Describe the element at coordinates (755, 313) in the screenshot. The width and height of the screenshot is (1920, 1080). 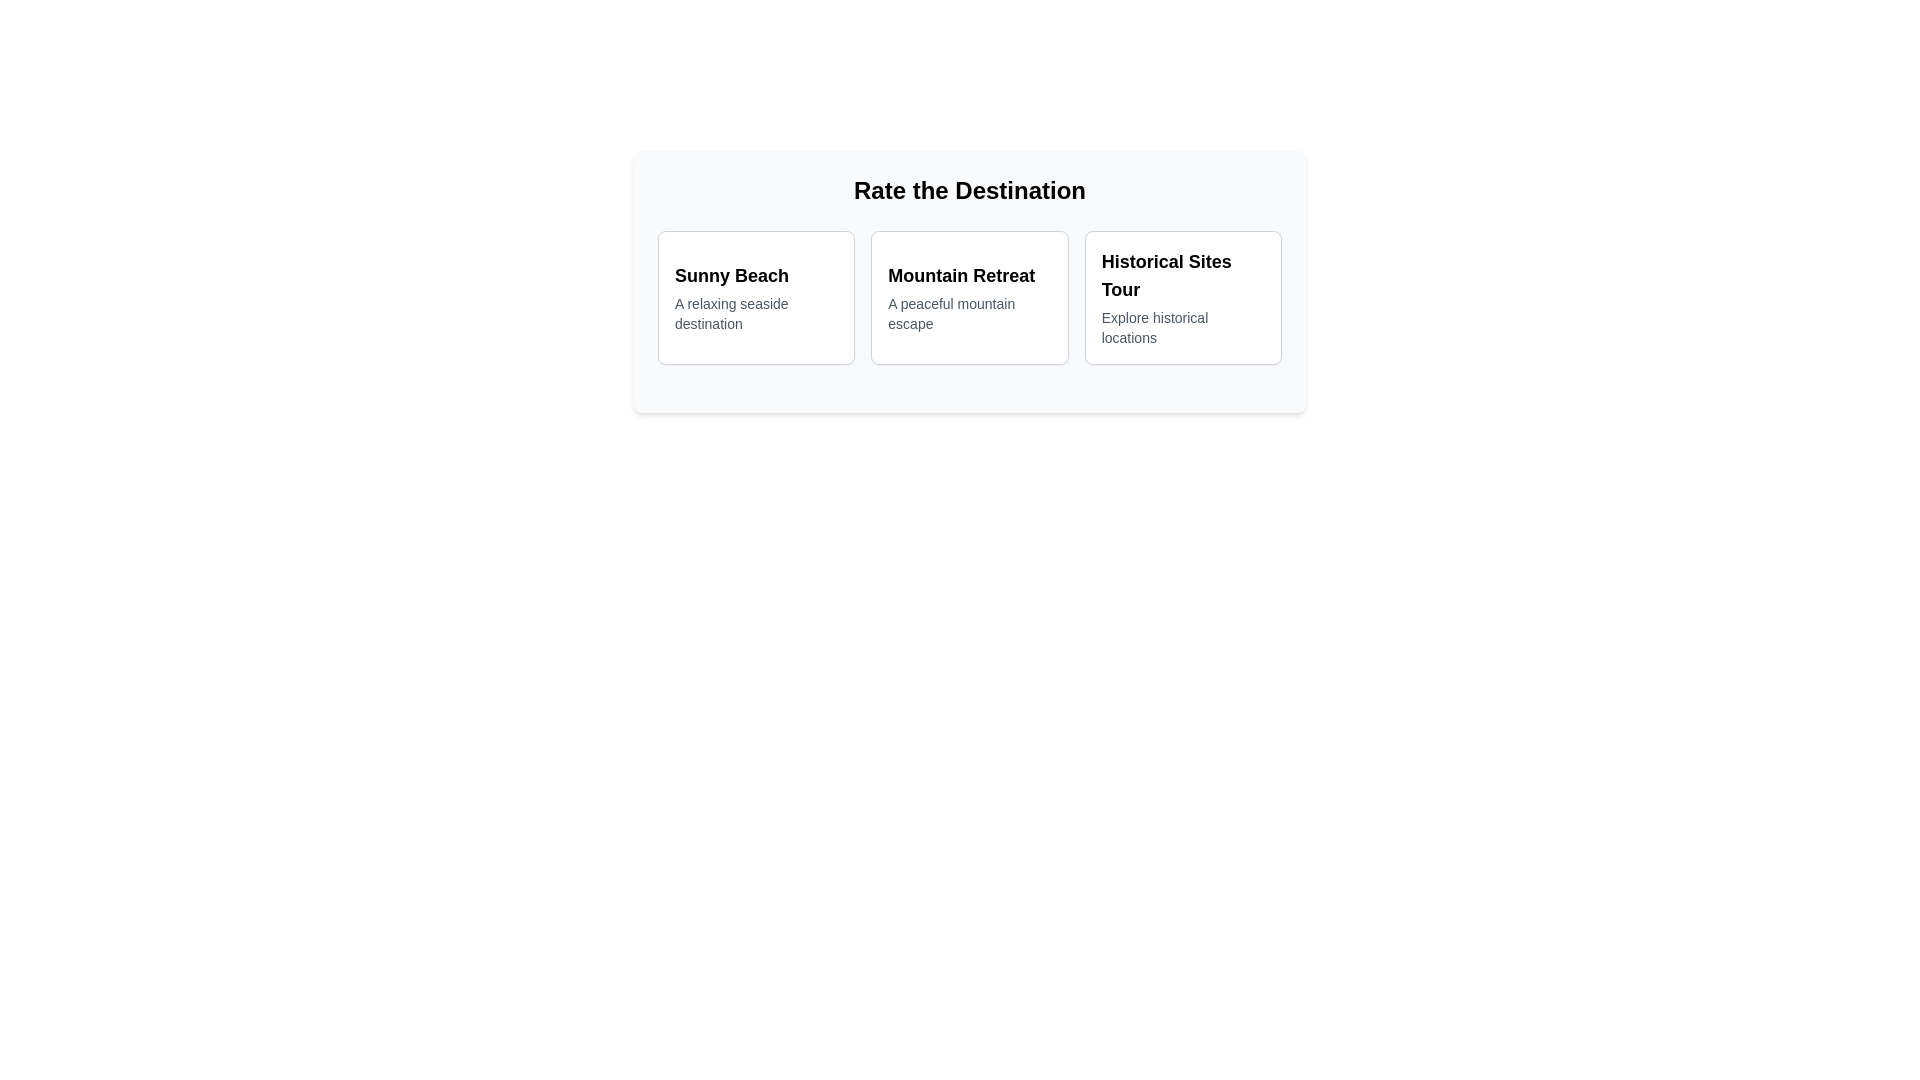
I see `the text label that reads 'A relaxing seaside destination', which is styled in a smaller gray font and located beneath the bold title 'Sunny Beach' in the leftmost option of the user interface` at that location.